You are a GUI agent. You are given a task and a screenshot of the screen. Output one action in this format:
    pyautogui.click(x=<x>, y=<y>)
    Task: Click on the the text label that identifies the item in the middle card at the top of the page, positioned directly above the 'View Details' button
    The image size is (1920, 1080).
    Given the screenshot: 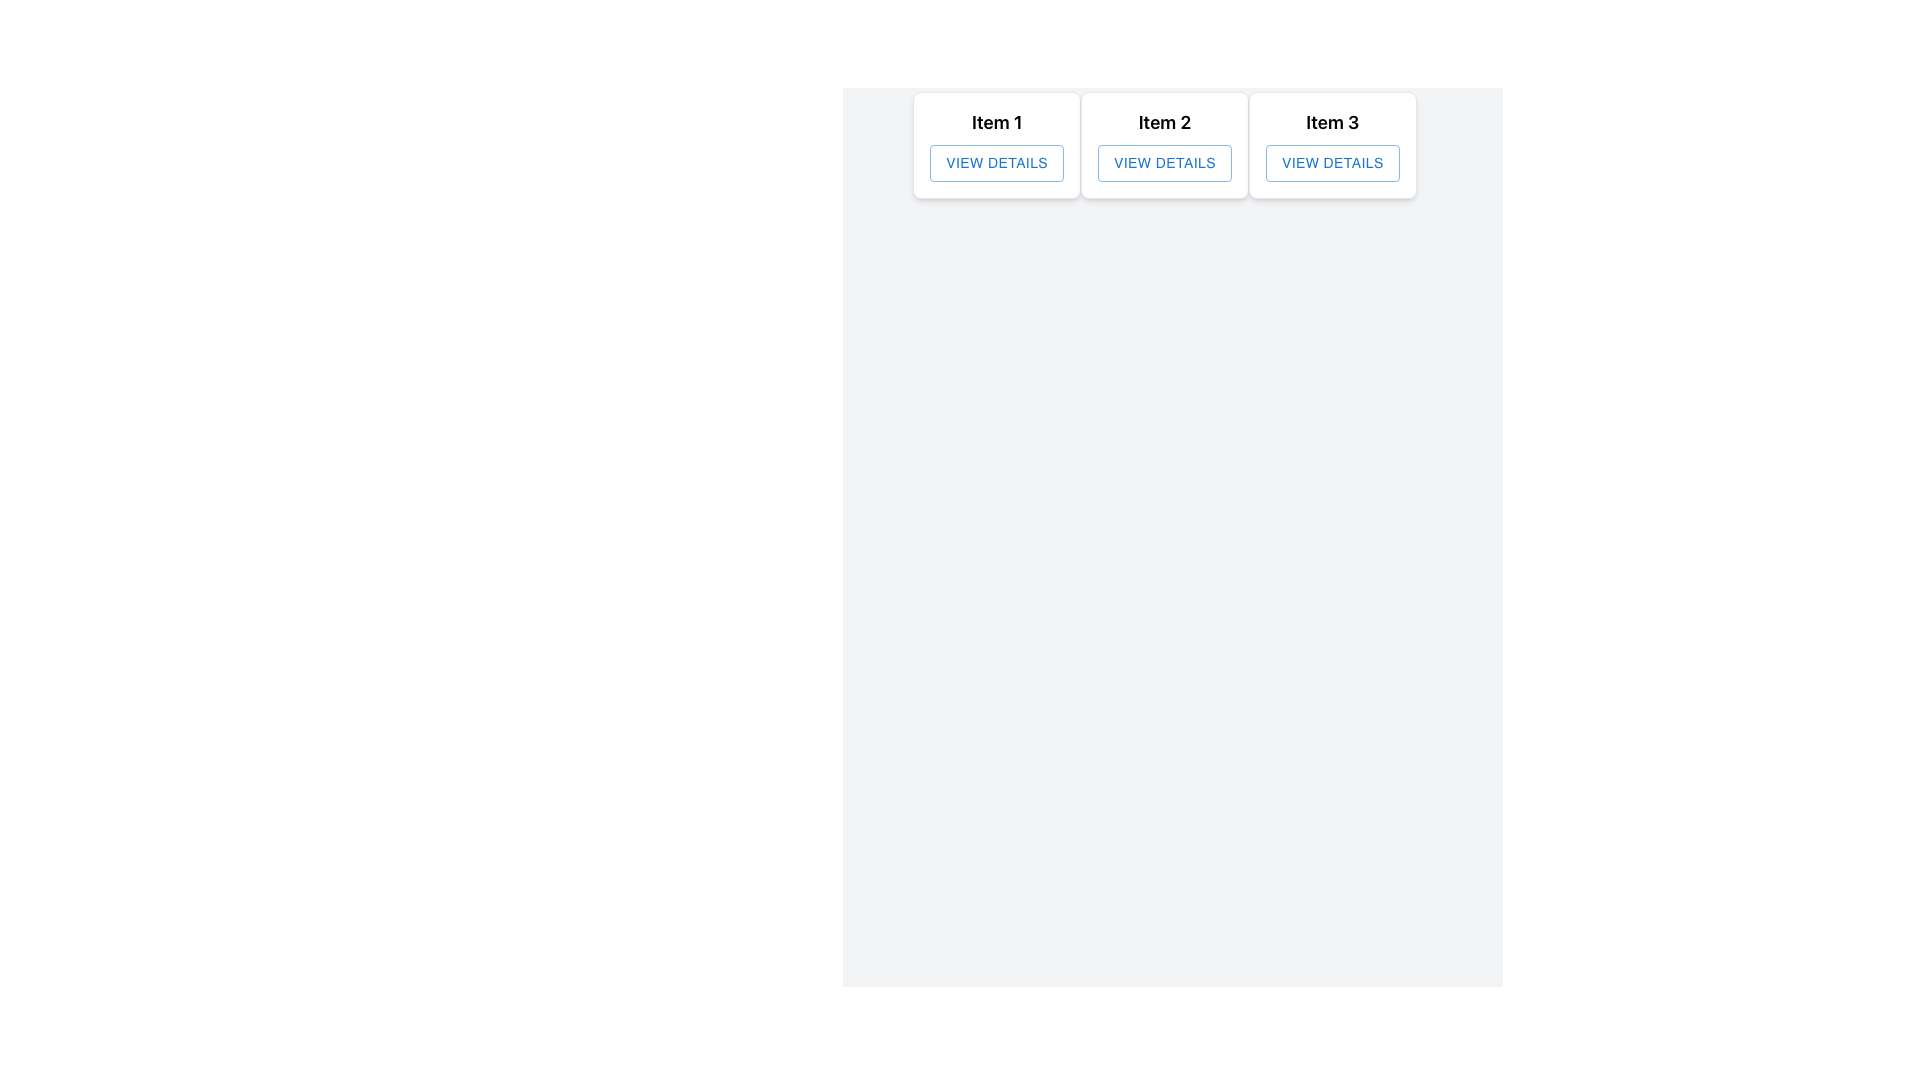 What is the action you would take?
    pyautogui.click(x=1165, y=123)
    